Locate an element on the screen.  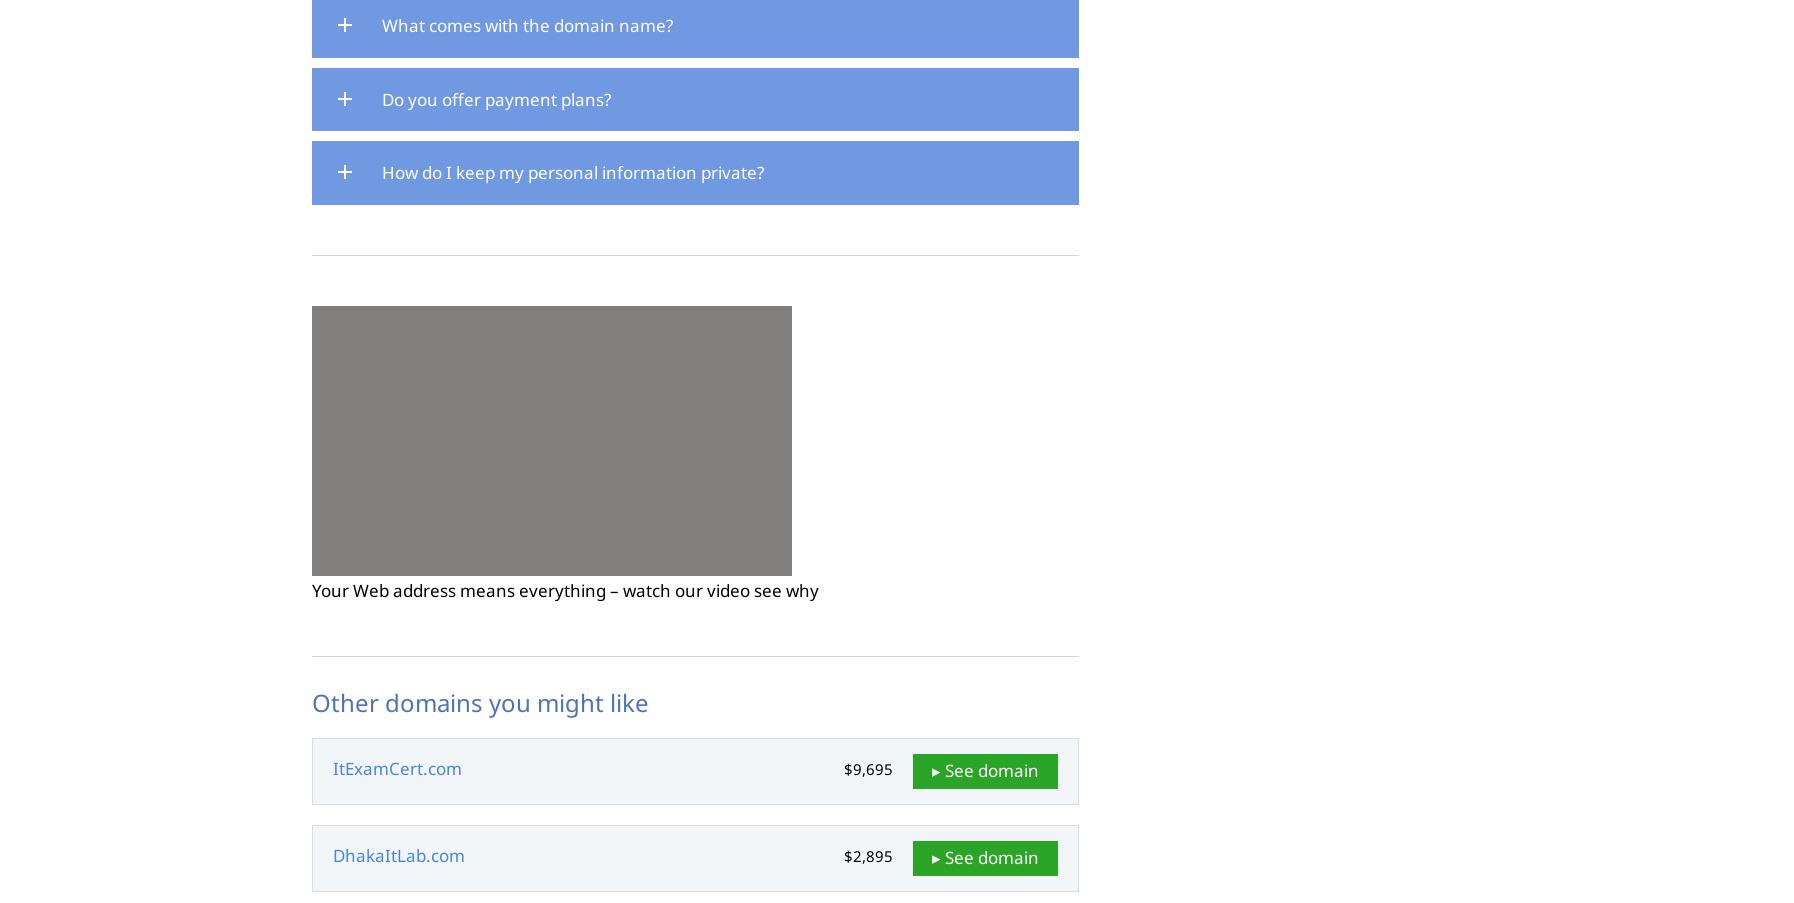
'Do you offer payment plans?' is located at coordinates (496, 98).